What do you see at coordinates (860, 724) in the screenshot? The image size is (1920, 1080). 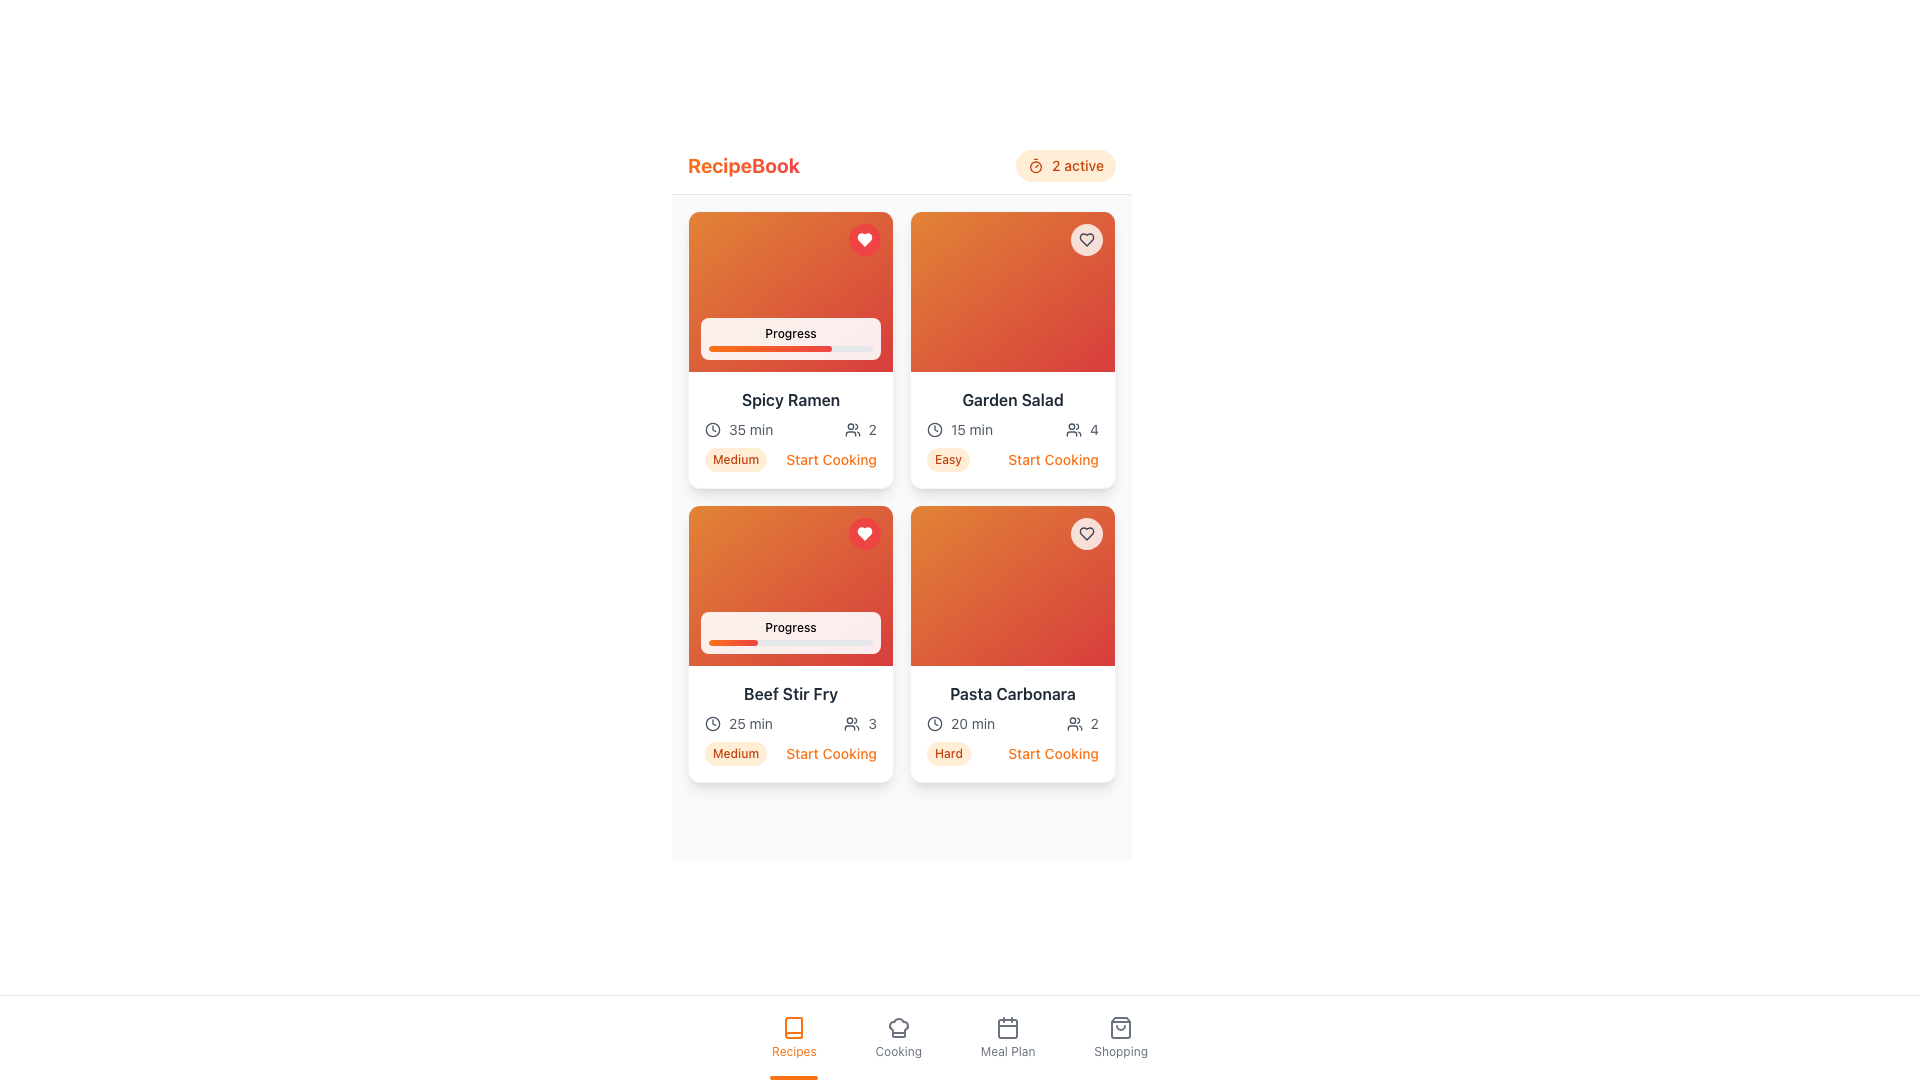 I see `the user icon with the number '3' located in the 'Beef Stir Fry' card, which is styled in dark tones and positioned below the title section and next to the cooking time indicator` at bounding box center [860, 724].